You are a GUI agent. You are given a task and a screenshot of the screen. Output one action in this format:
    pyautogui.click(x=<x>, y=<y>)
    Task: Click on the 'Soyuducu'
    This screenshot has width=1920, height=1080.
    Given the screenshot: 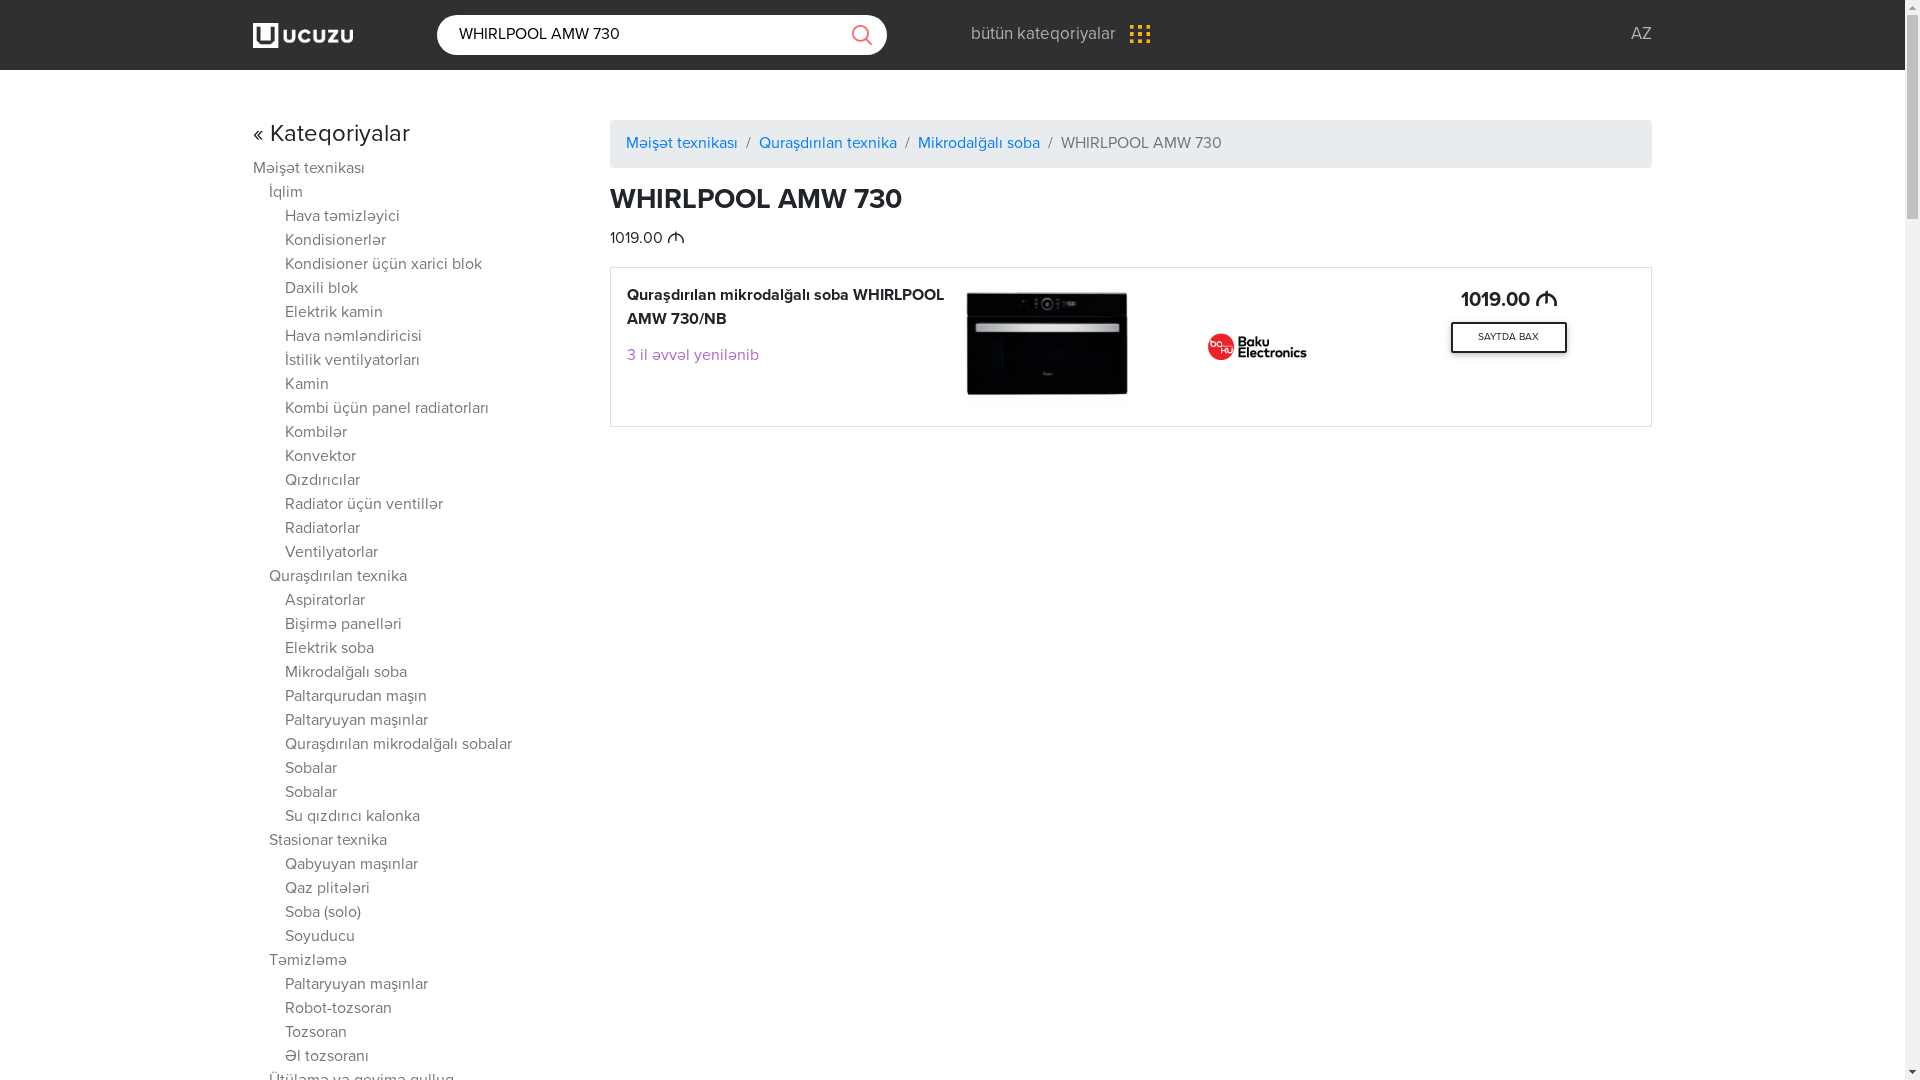 What is the action you would take?
    pyautogui.click(x=320, y=937)
    